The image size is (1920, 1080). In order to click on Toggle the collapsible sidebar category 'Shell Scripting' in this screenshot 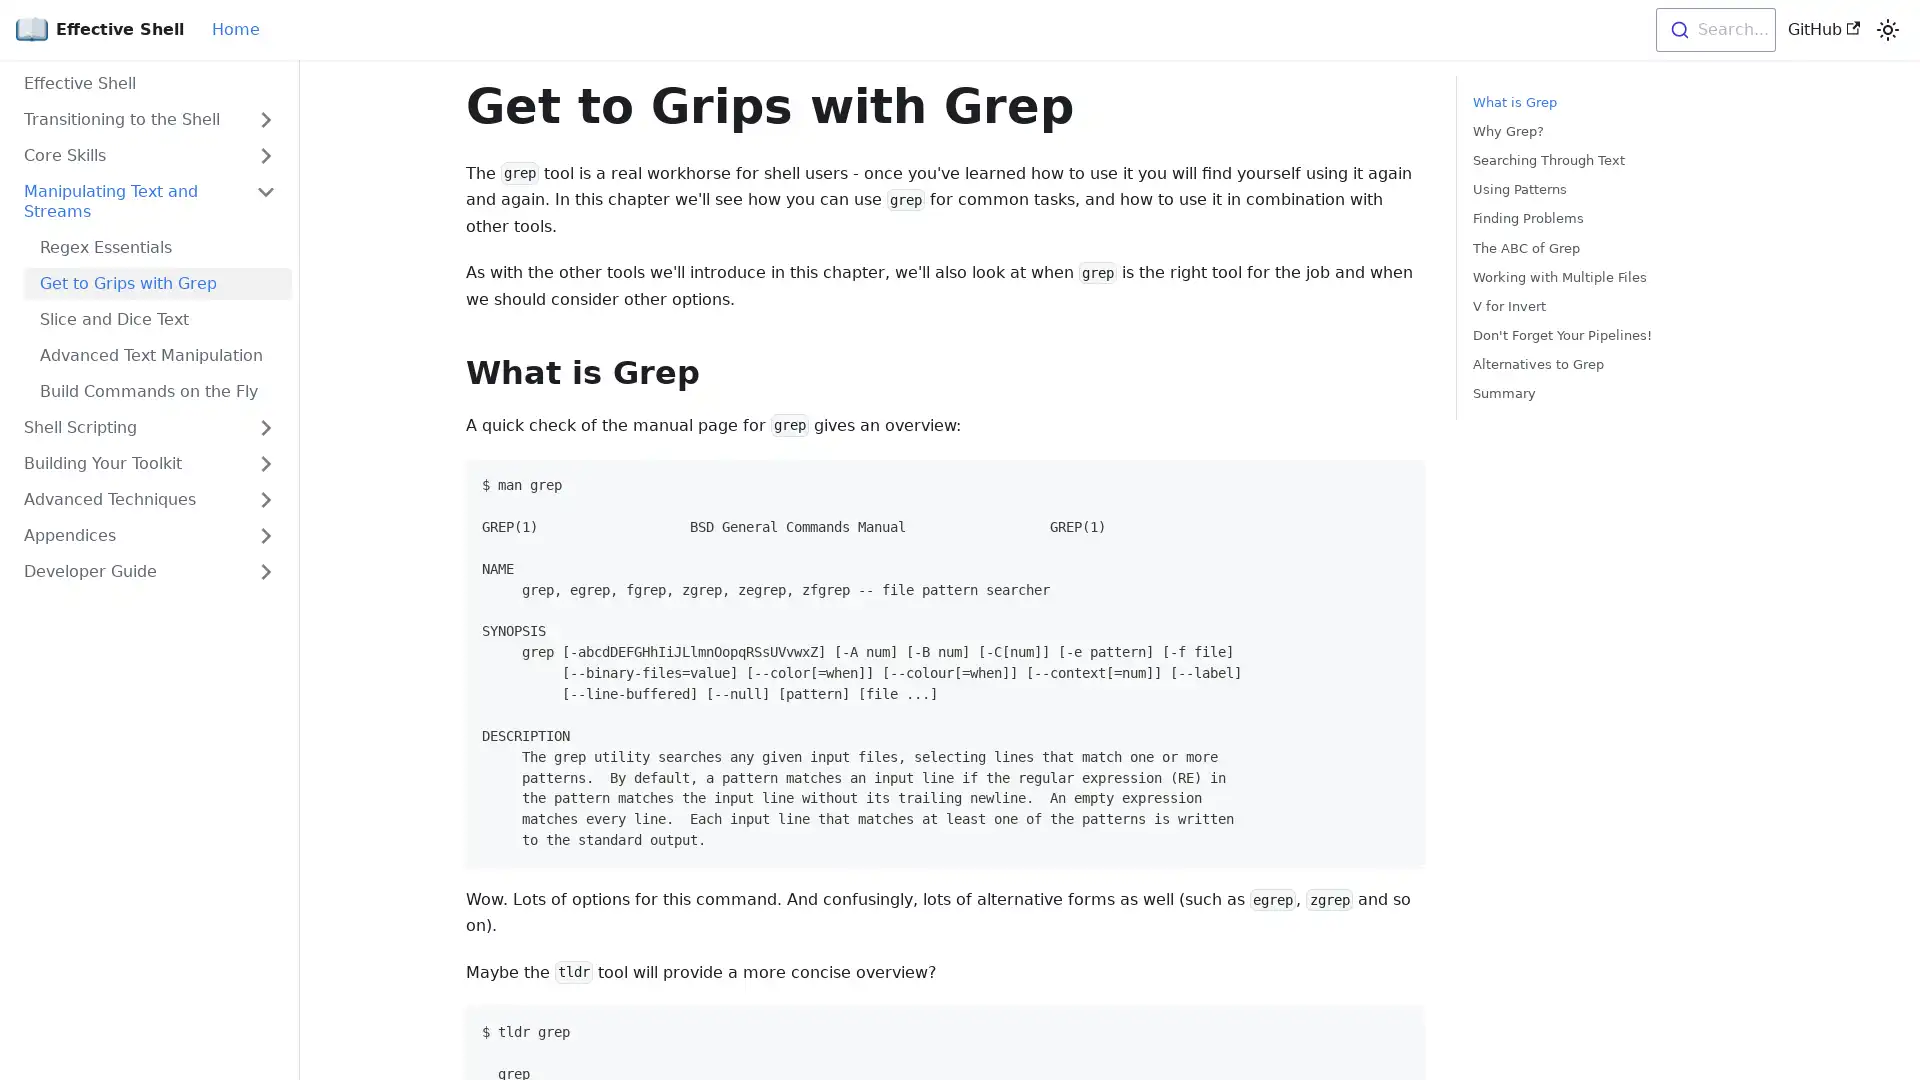, I will do `click(264, 427)`.